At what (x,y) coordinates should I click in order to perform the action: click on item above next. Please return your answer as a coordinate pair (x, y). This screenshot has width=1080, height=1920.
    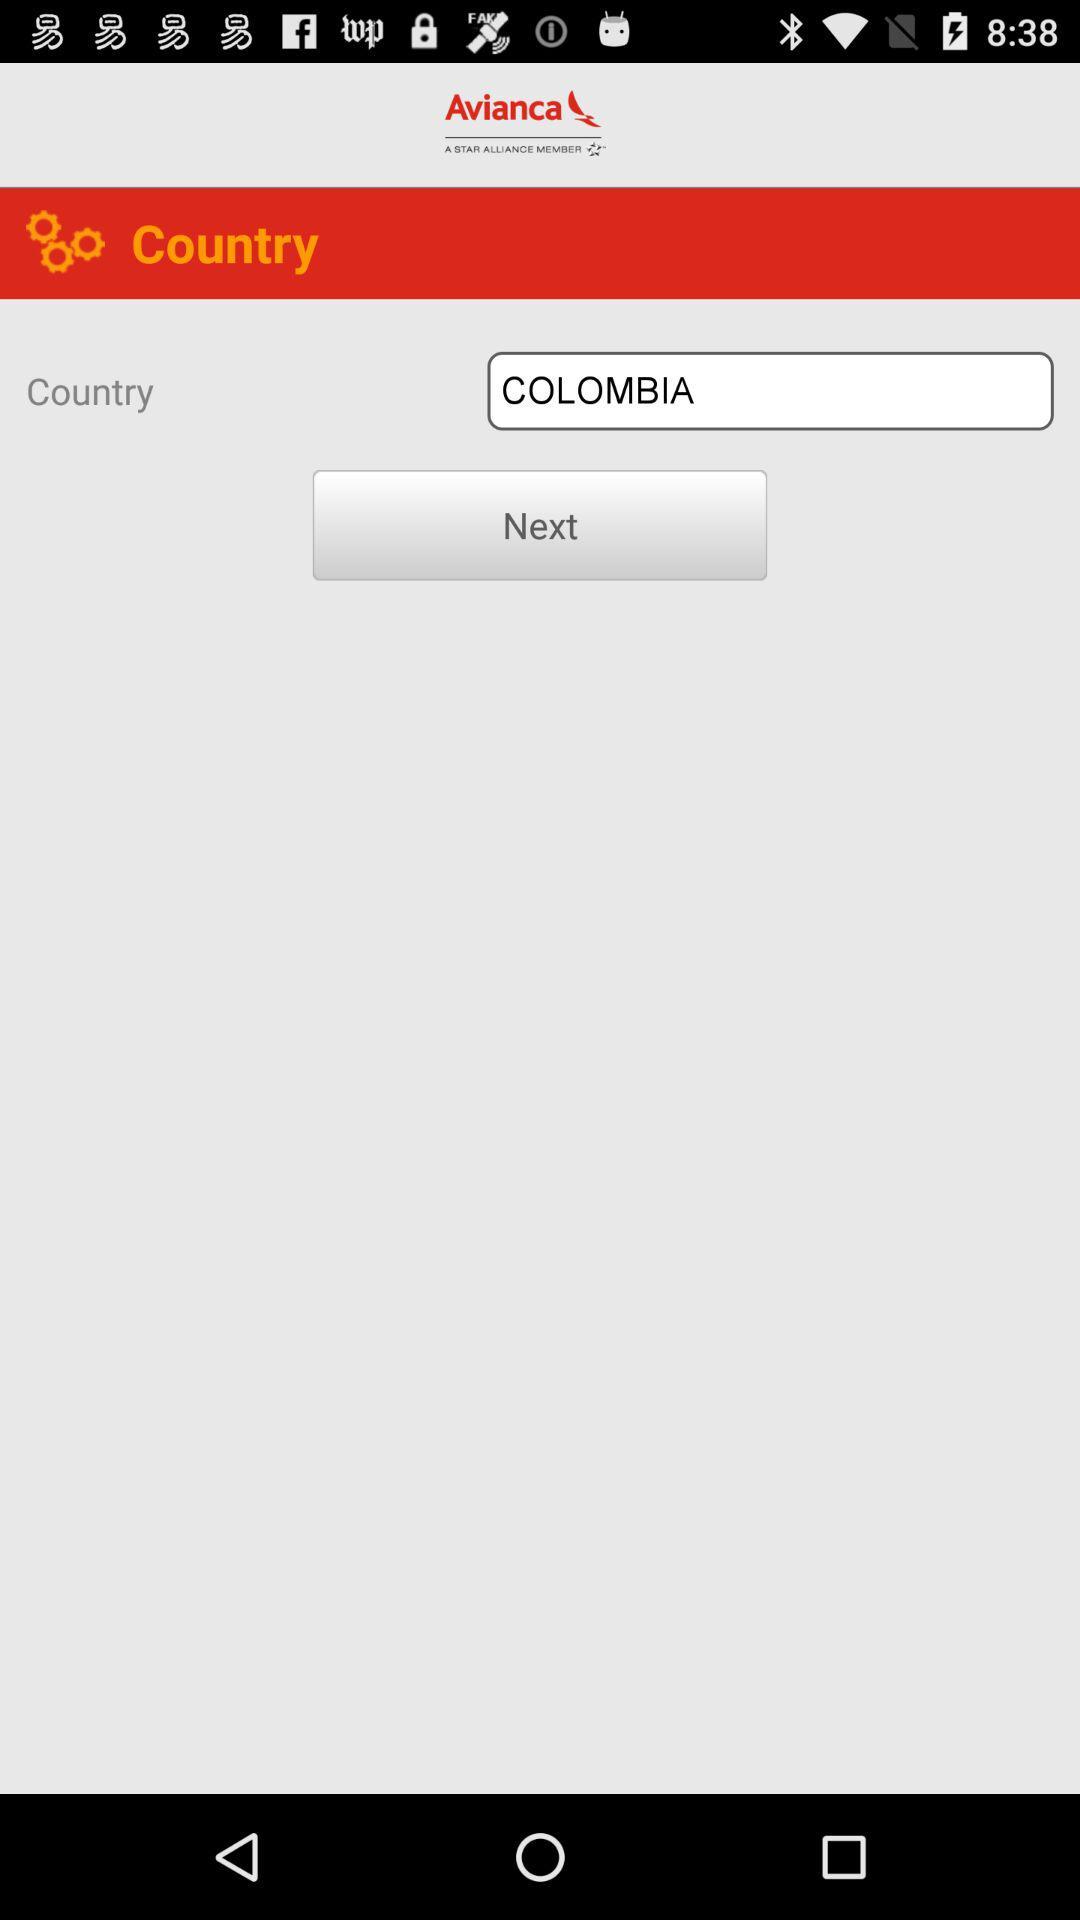
    Looking at the image, I should click on (769, 391).